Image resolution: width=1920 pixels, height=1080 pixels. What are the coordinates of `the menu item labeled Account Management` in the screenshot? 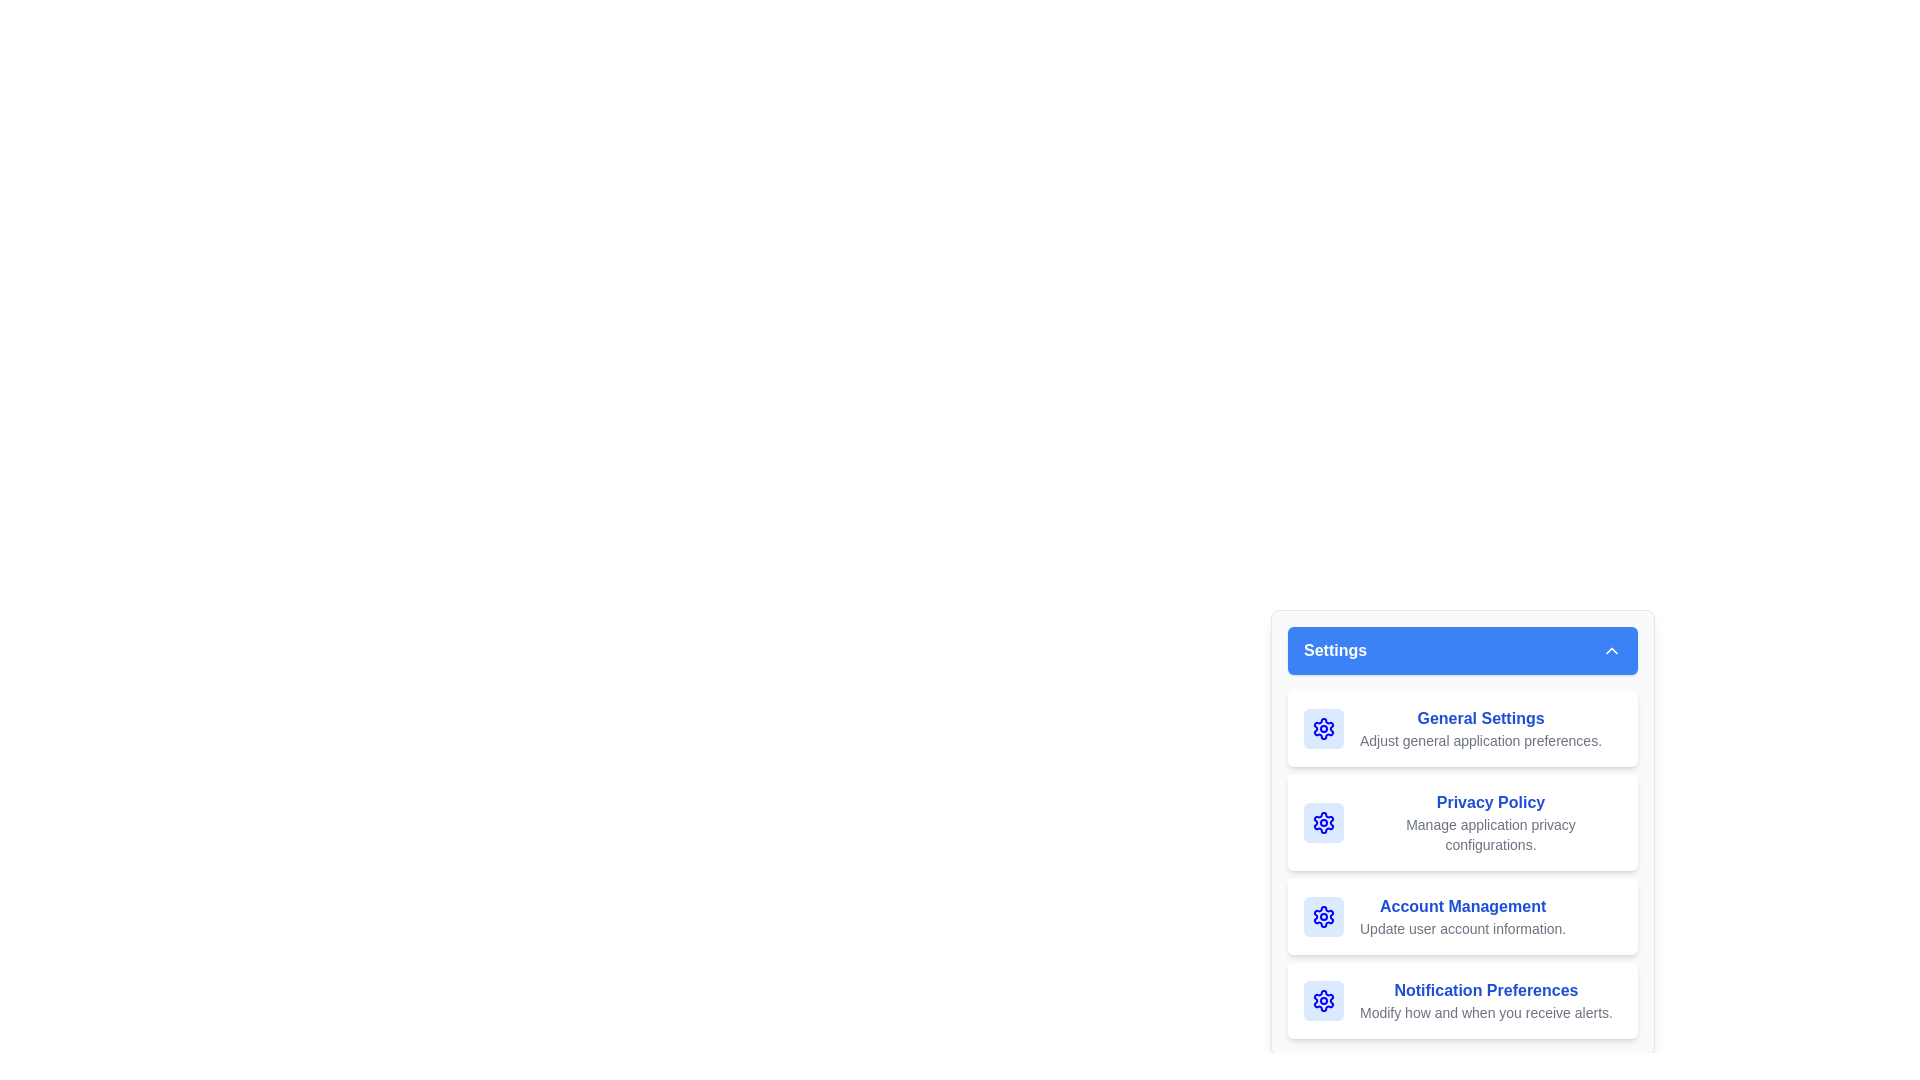 It's located at (1463, 917).